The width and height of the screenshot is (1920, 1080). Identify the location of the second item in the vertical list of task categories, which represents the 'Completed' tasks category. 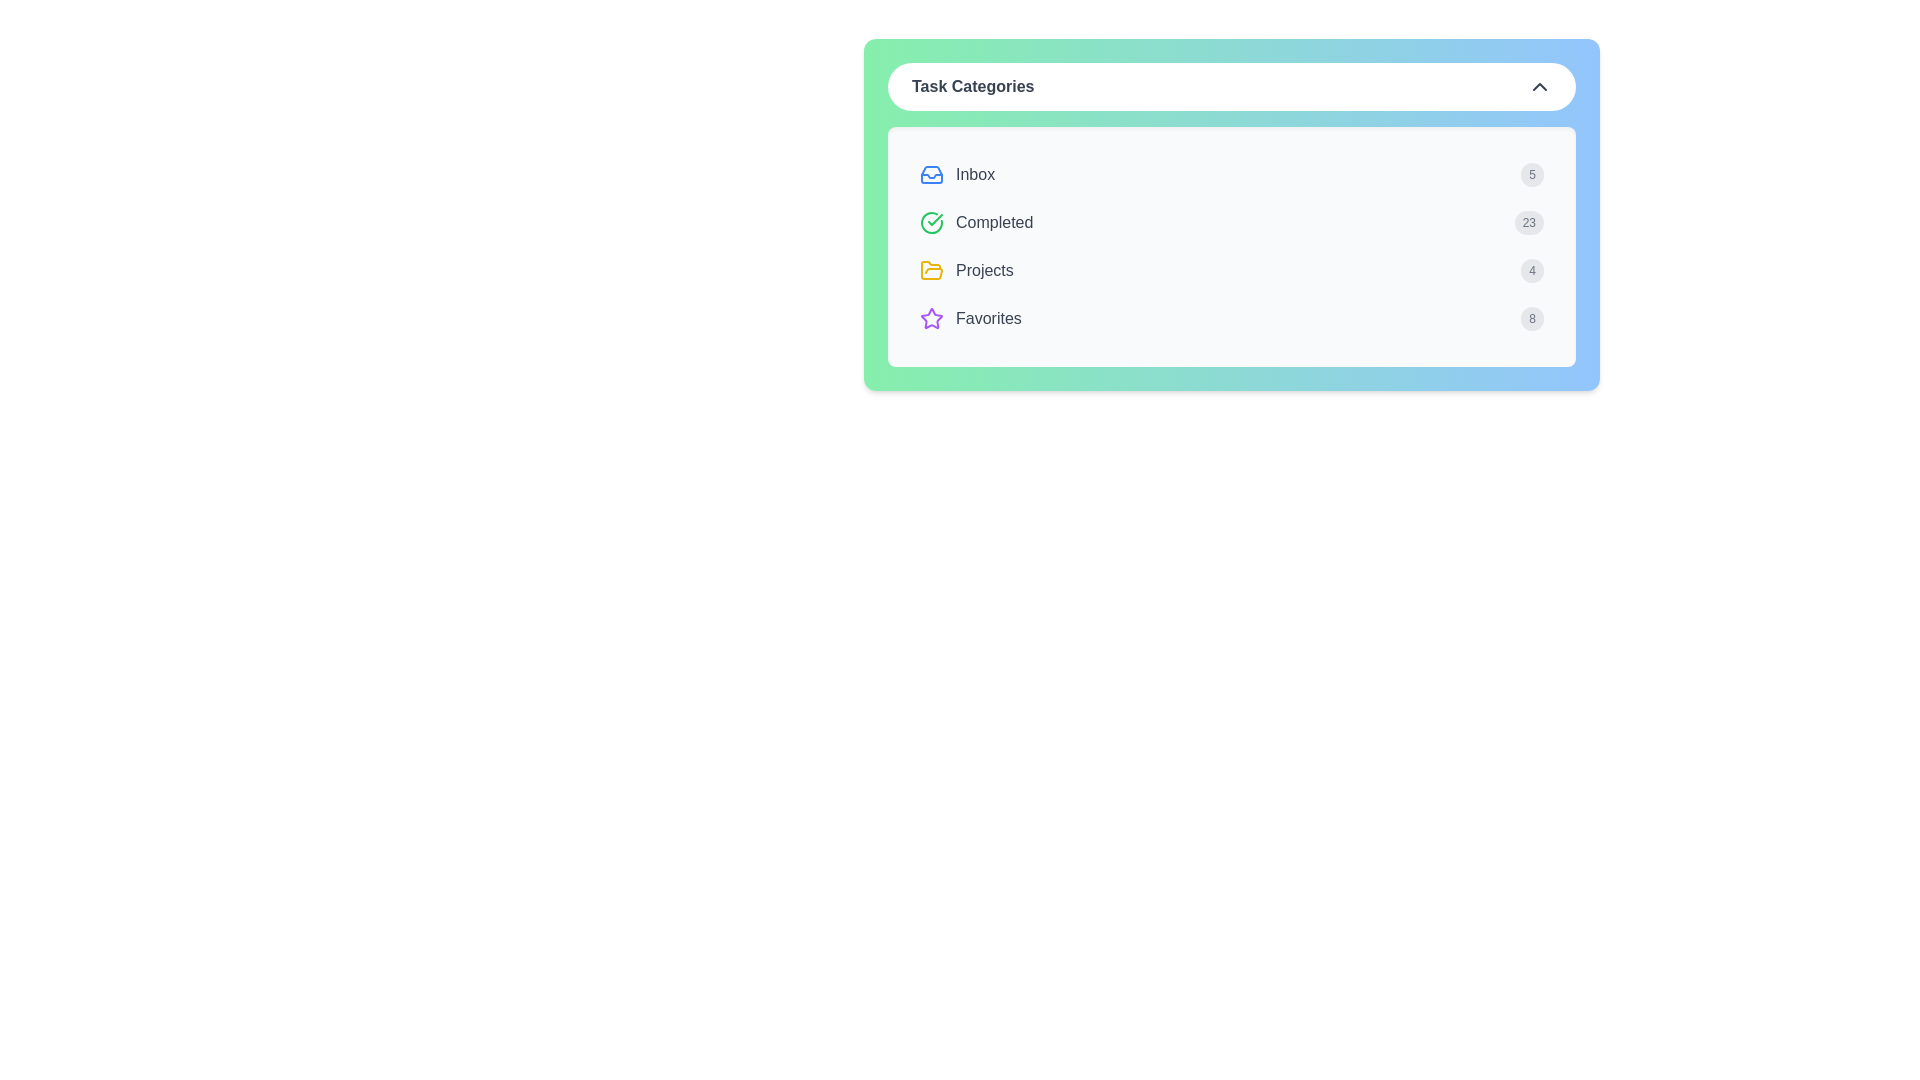
(976, 223).